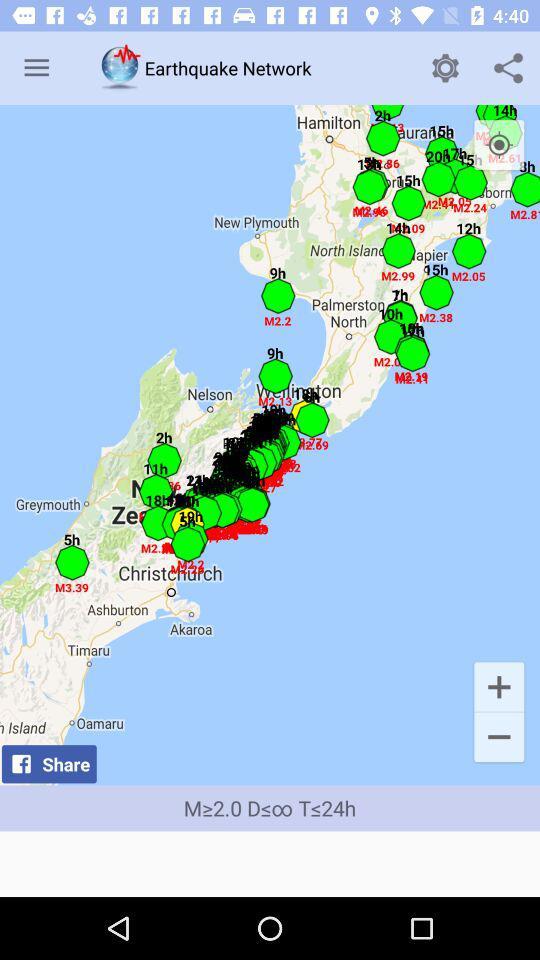  I want to click on the location_crosshair icon, so click(498, 144).